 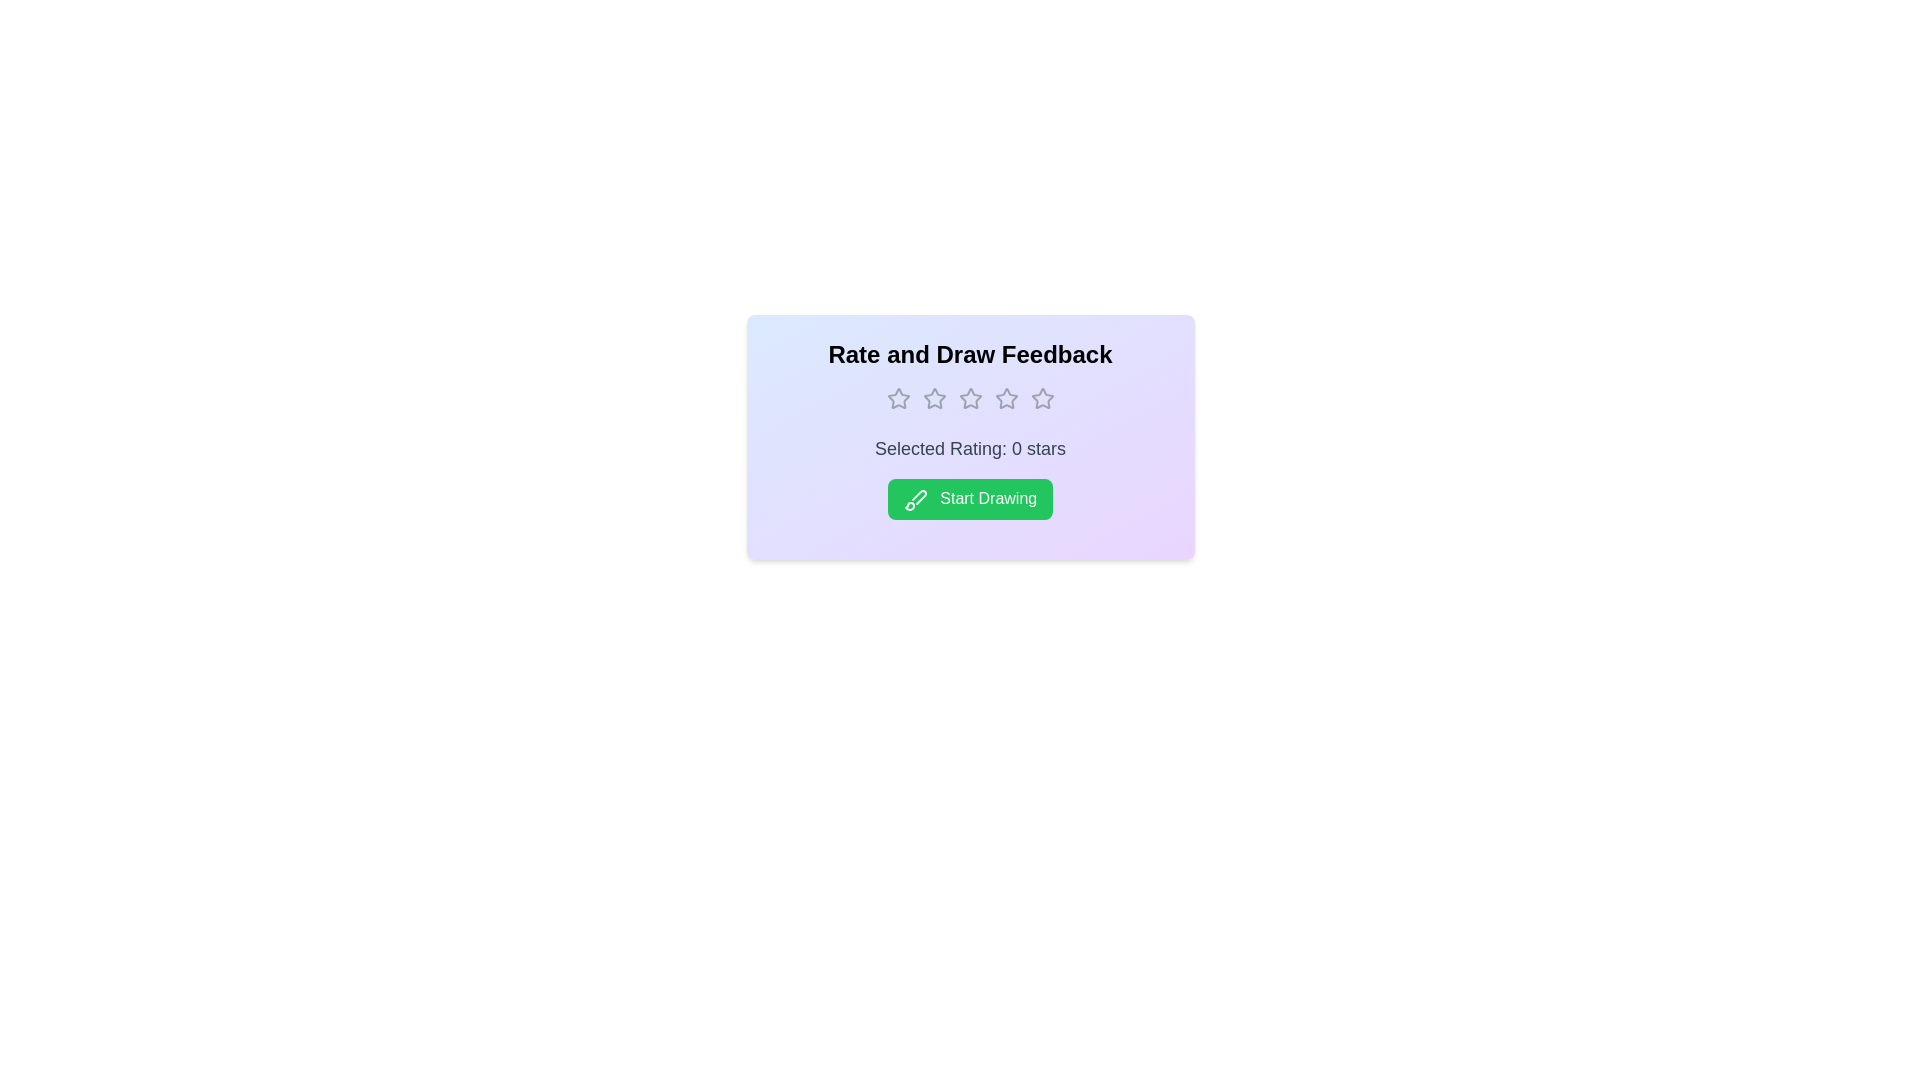 I want to click on the 'Start Drawing' button, so click(x=970, y=498).